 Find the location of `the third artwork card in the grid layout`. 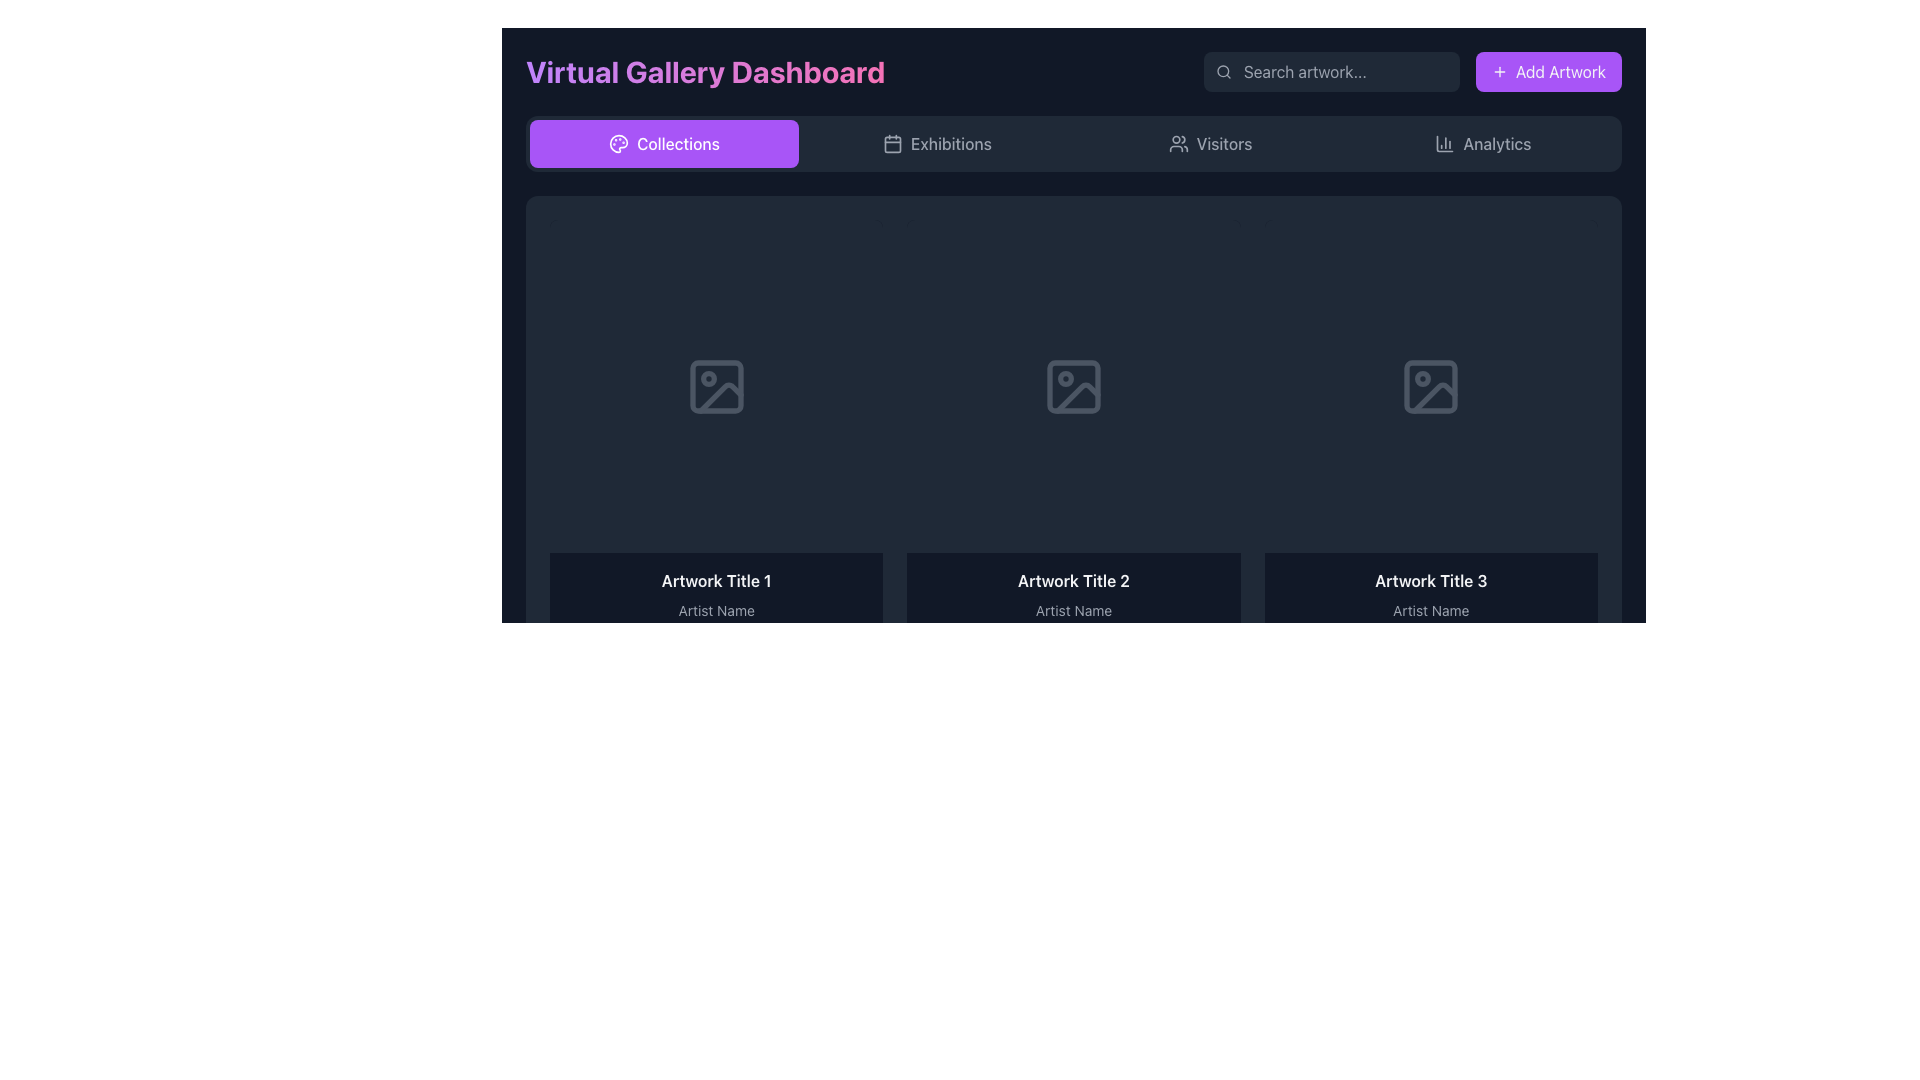

the third artwork card in the grid layout is located at coordinates (1430, 441).